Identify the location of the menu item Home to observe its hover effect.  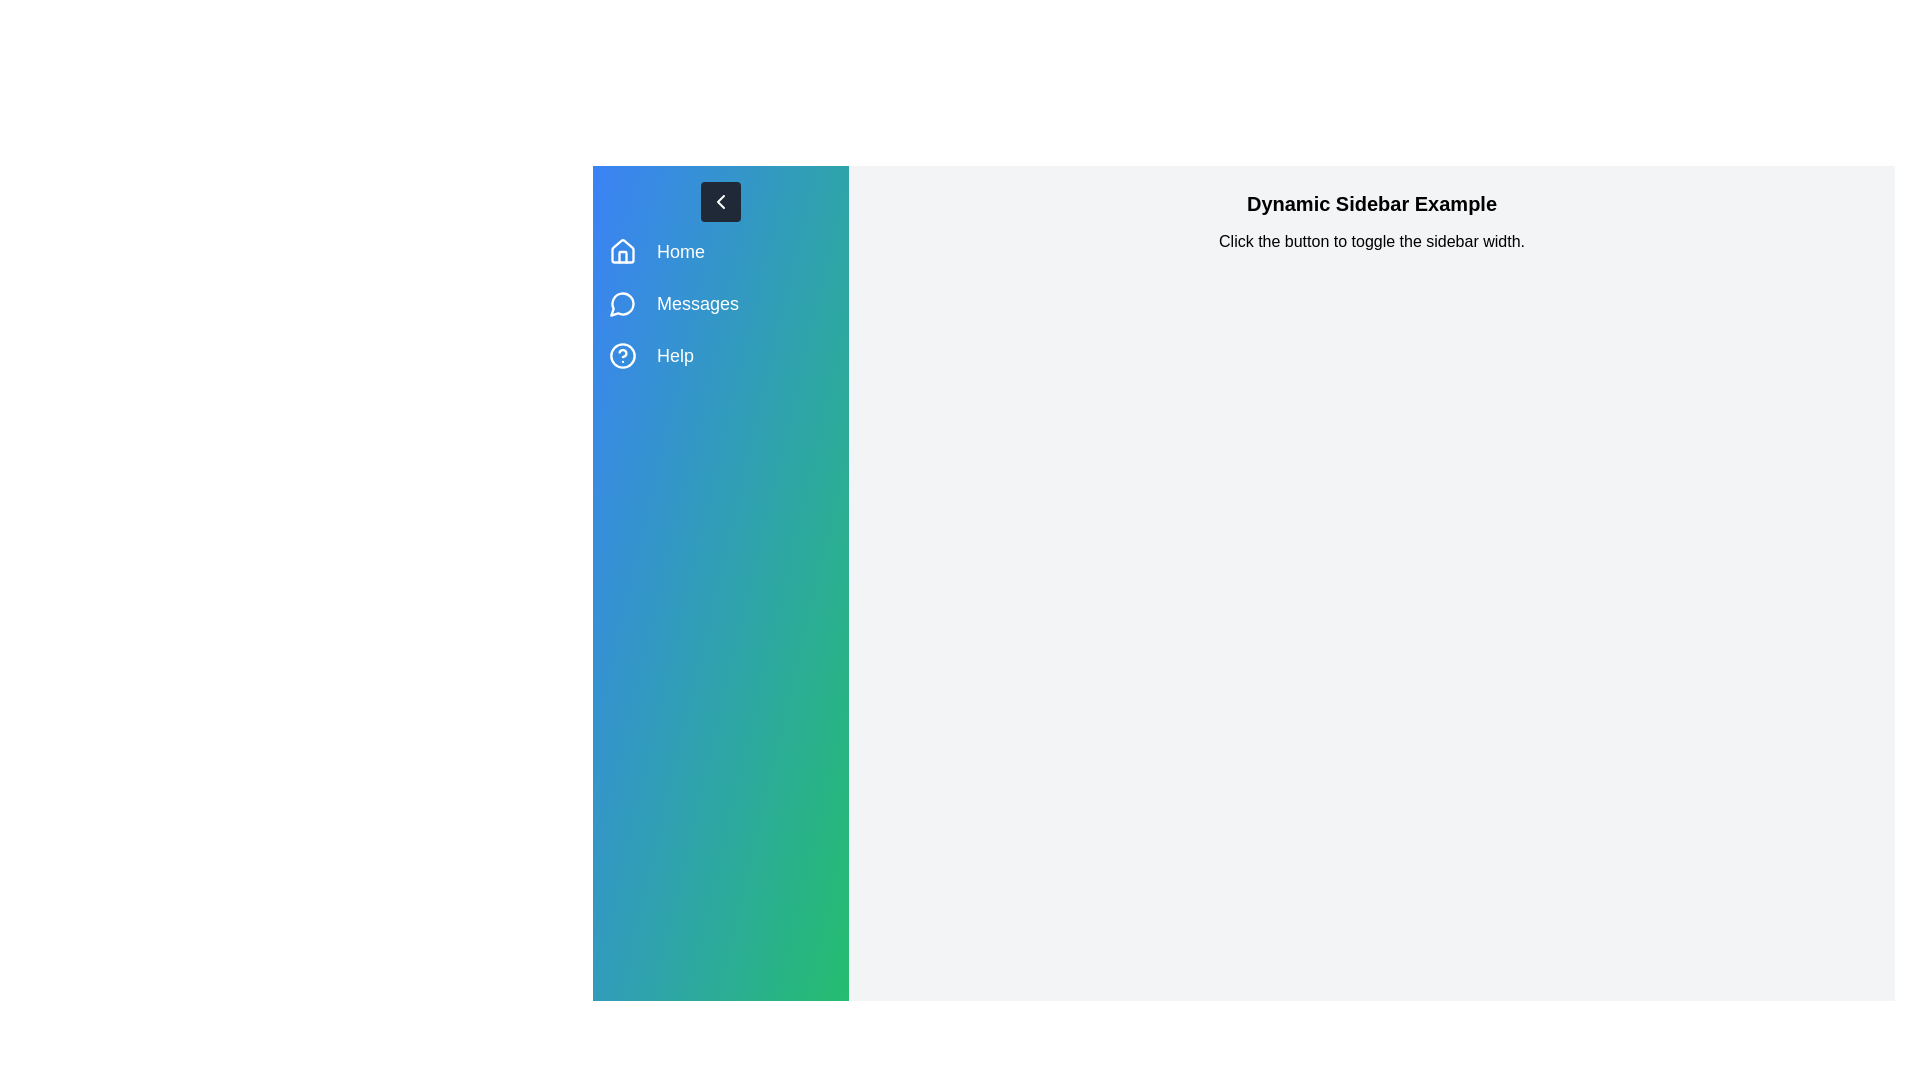
(720, 250).